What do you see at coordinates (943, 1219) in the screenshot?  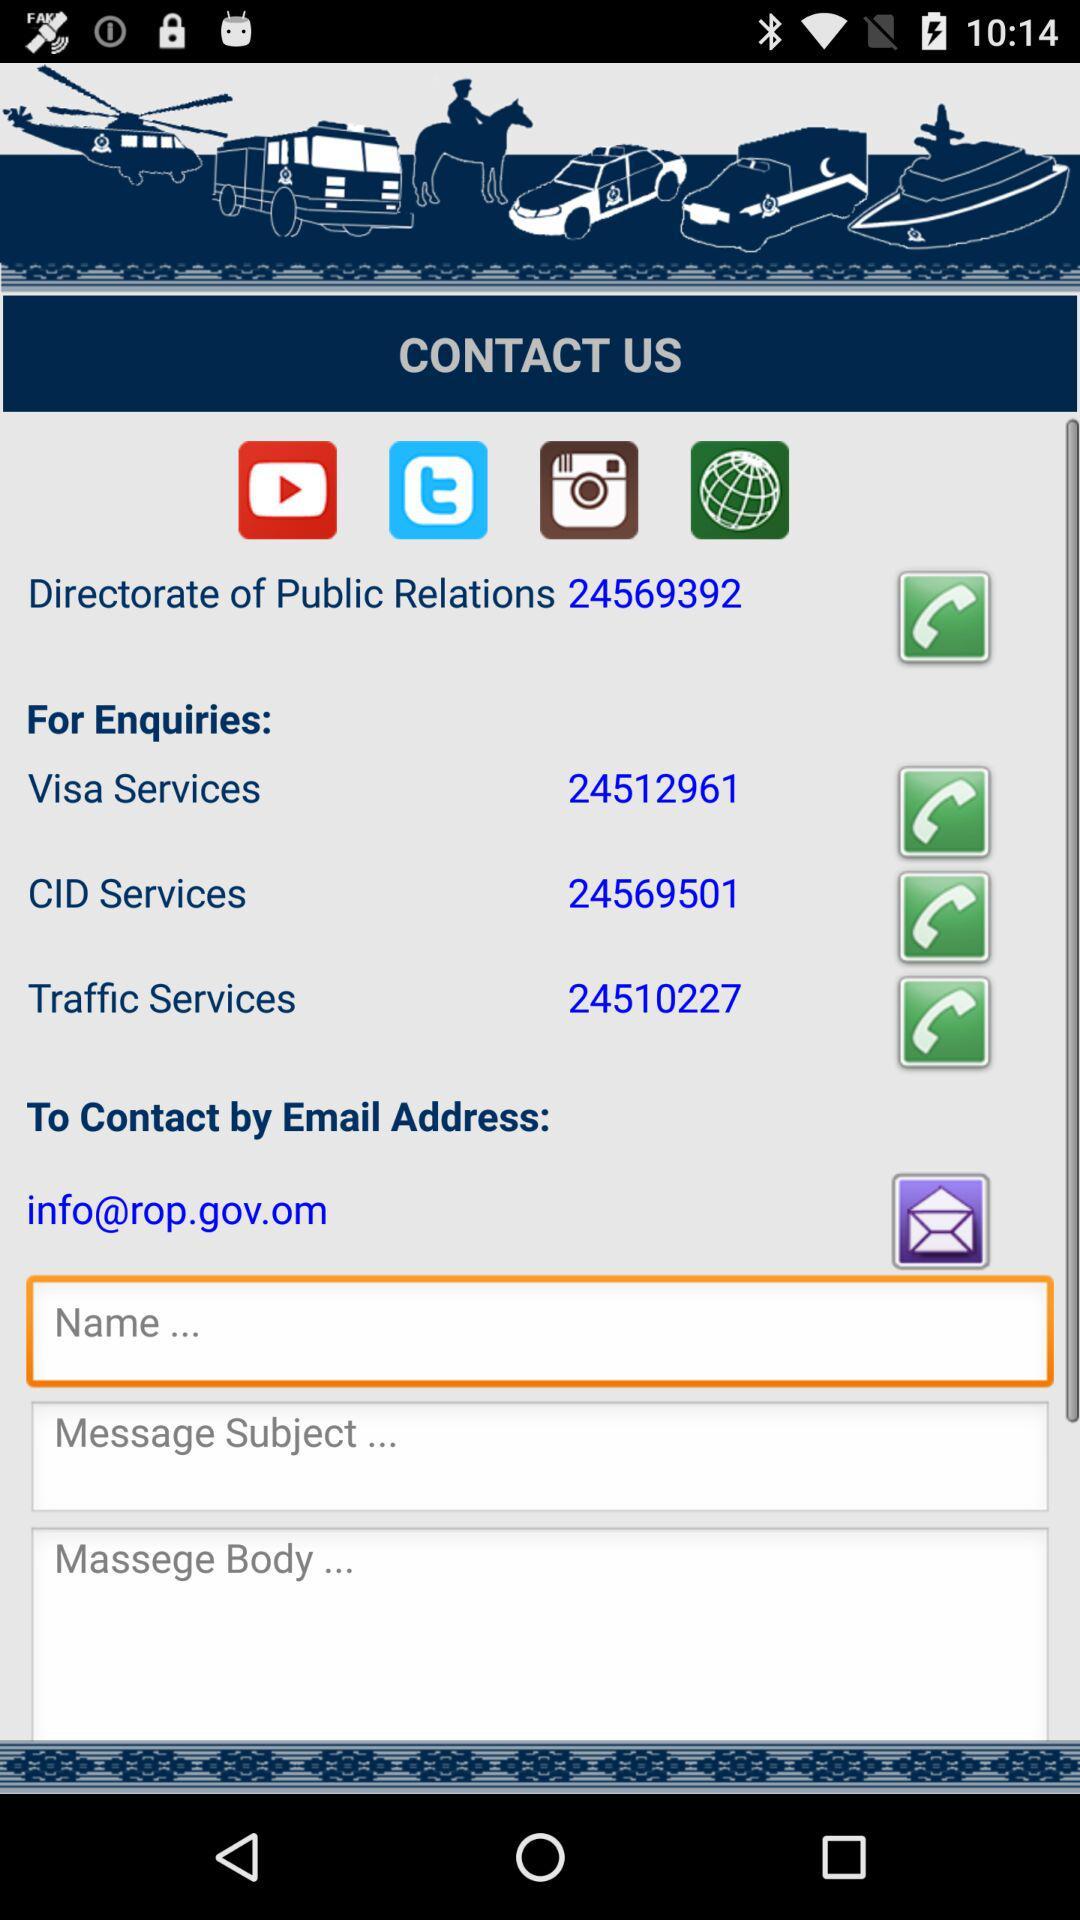 I see `press to email the address` at bounding box center [943, 1219].